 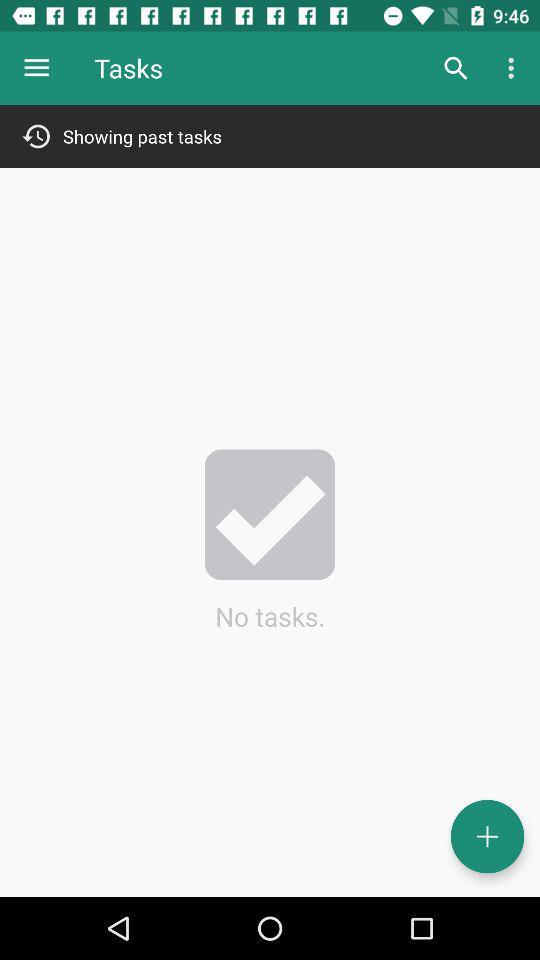 I want to click on task, so click(x=486, y=836).